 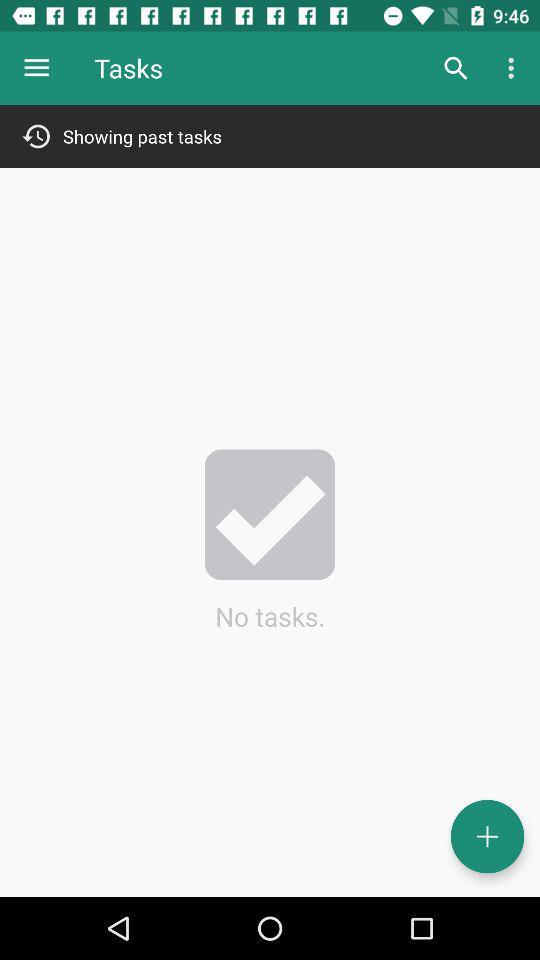 I want to click on task, so click(x=486, y=836).